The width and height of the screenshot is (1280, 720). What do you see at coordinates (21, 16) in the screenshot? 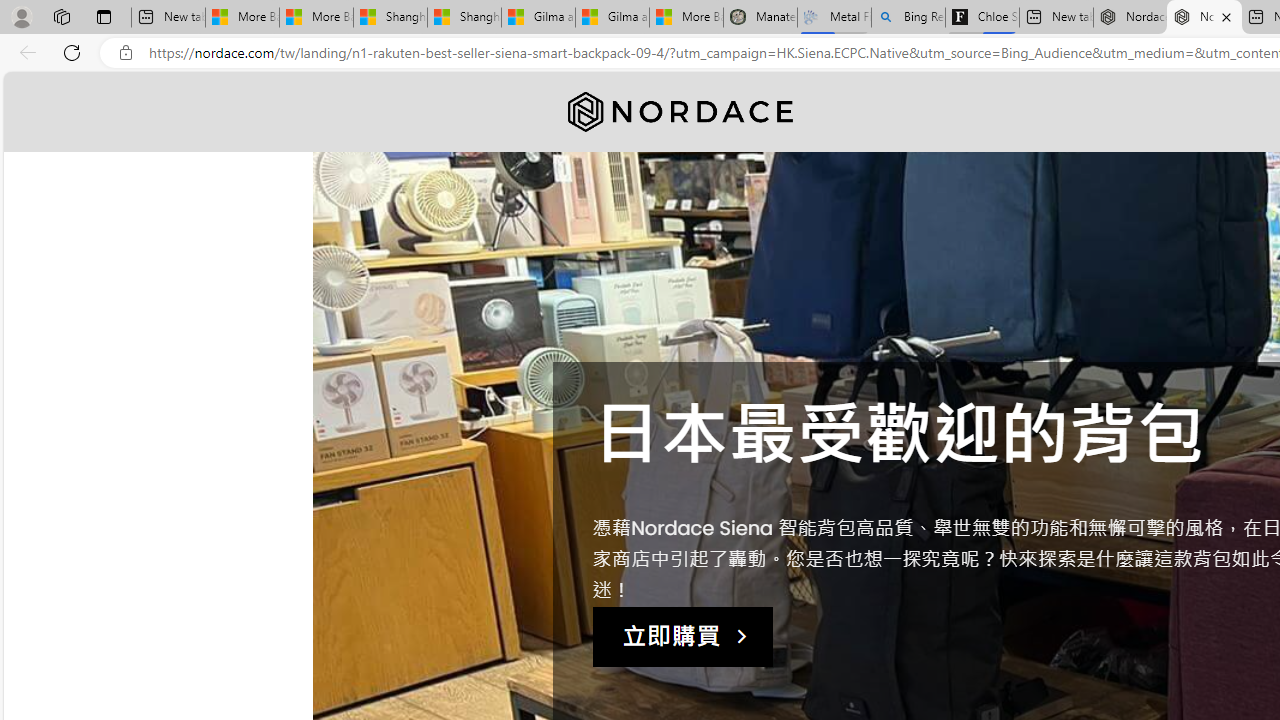
I see `'Personal Profile'` at bounding box center [21, 16].